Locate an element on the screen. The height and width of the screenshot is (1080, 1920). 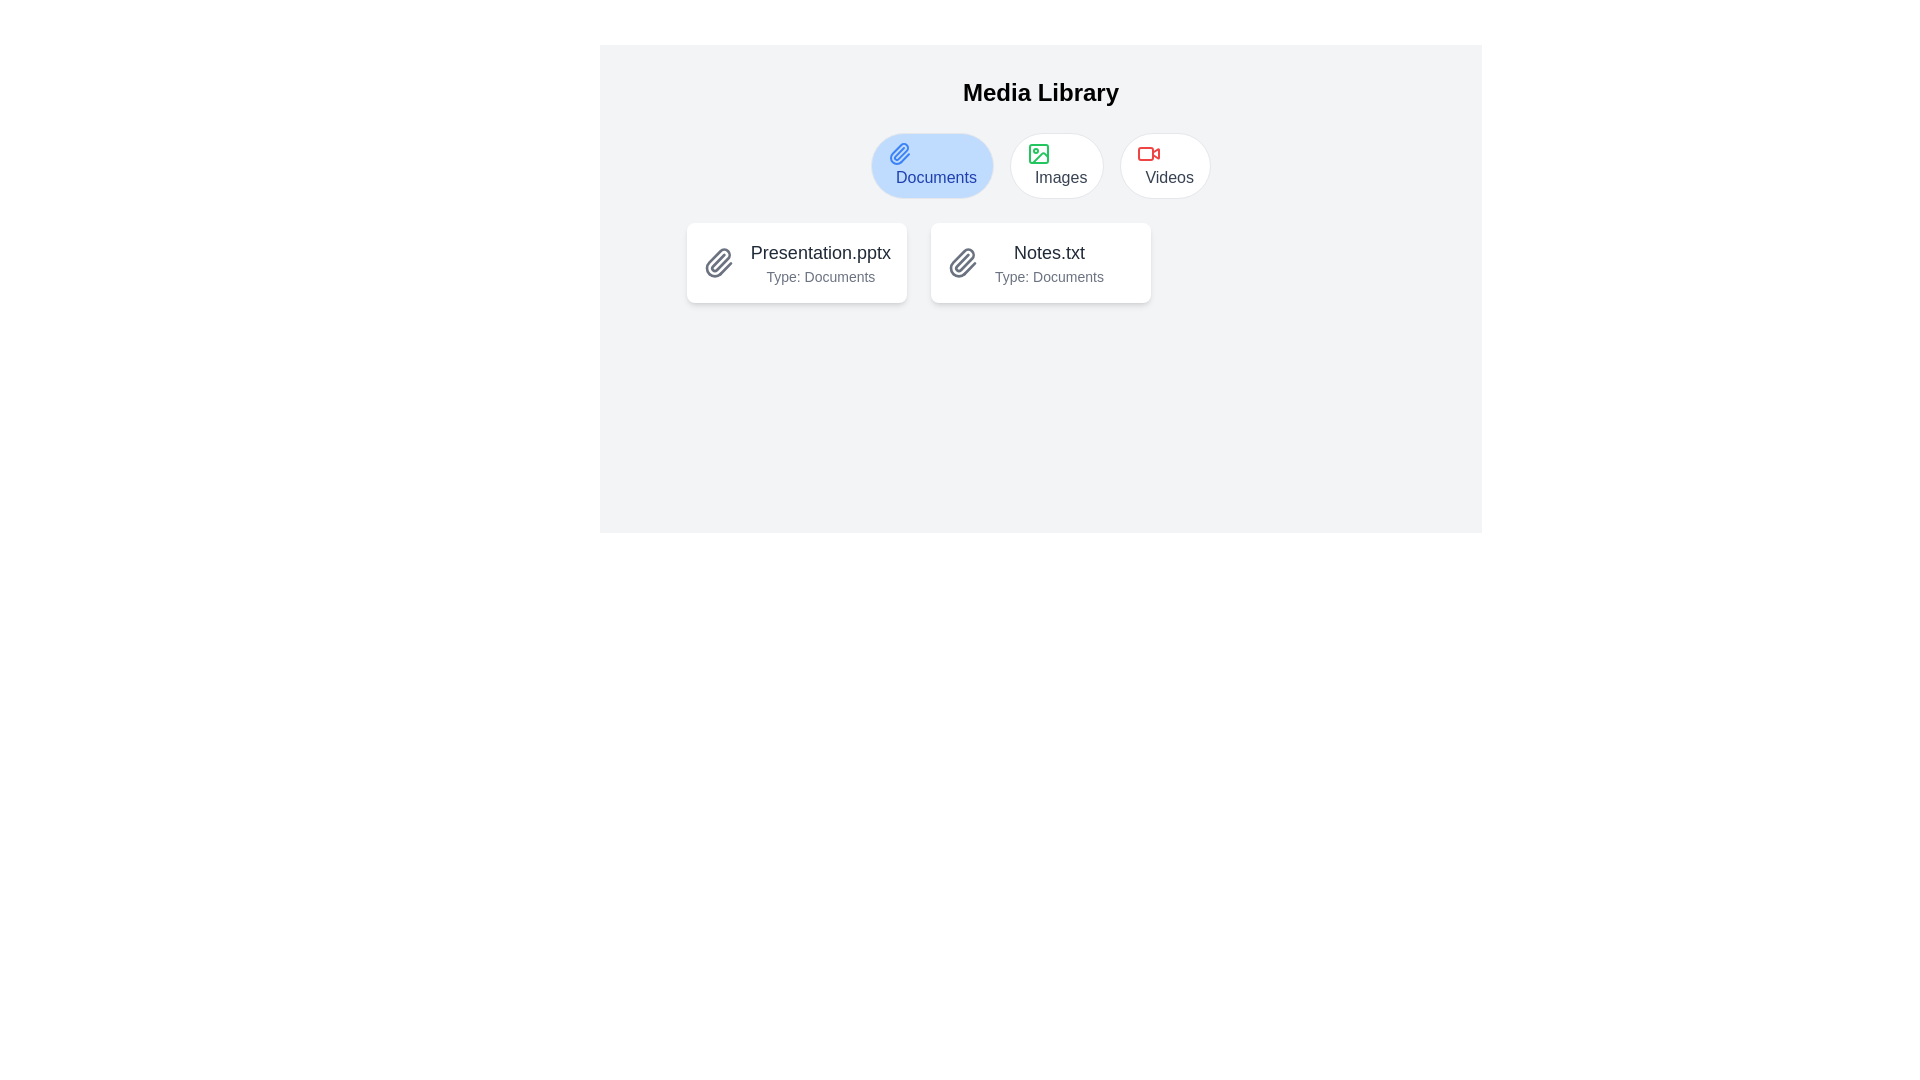
the bold text label that reads 'Media Library', which is styled with a large font size and positioned at the top center of the interface is located at coordinates (1040, 92).